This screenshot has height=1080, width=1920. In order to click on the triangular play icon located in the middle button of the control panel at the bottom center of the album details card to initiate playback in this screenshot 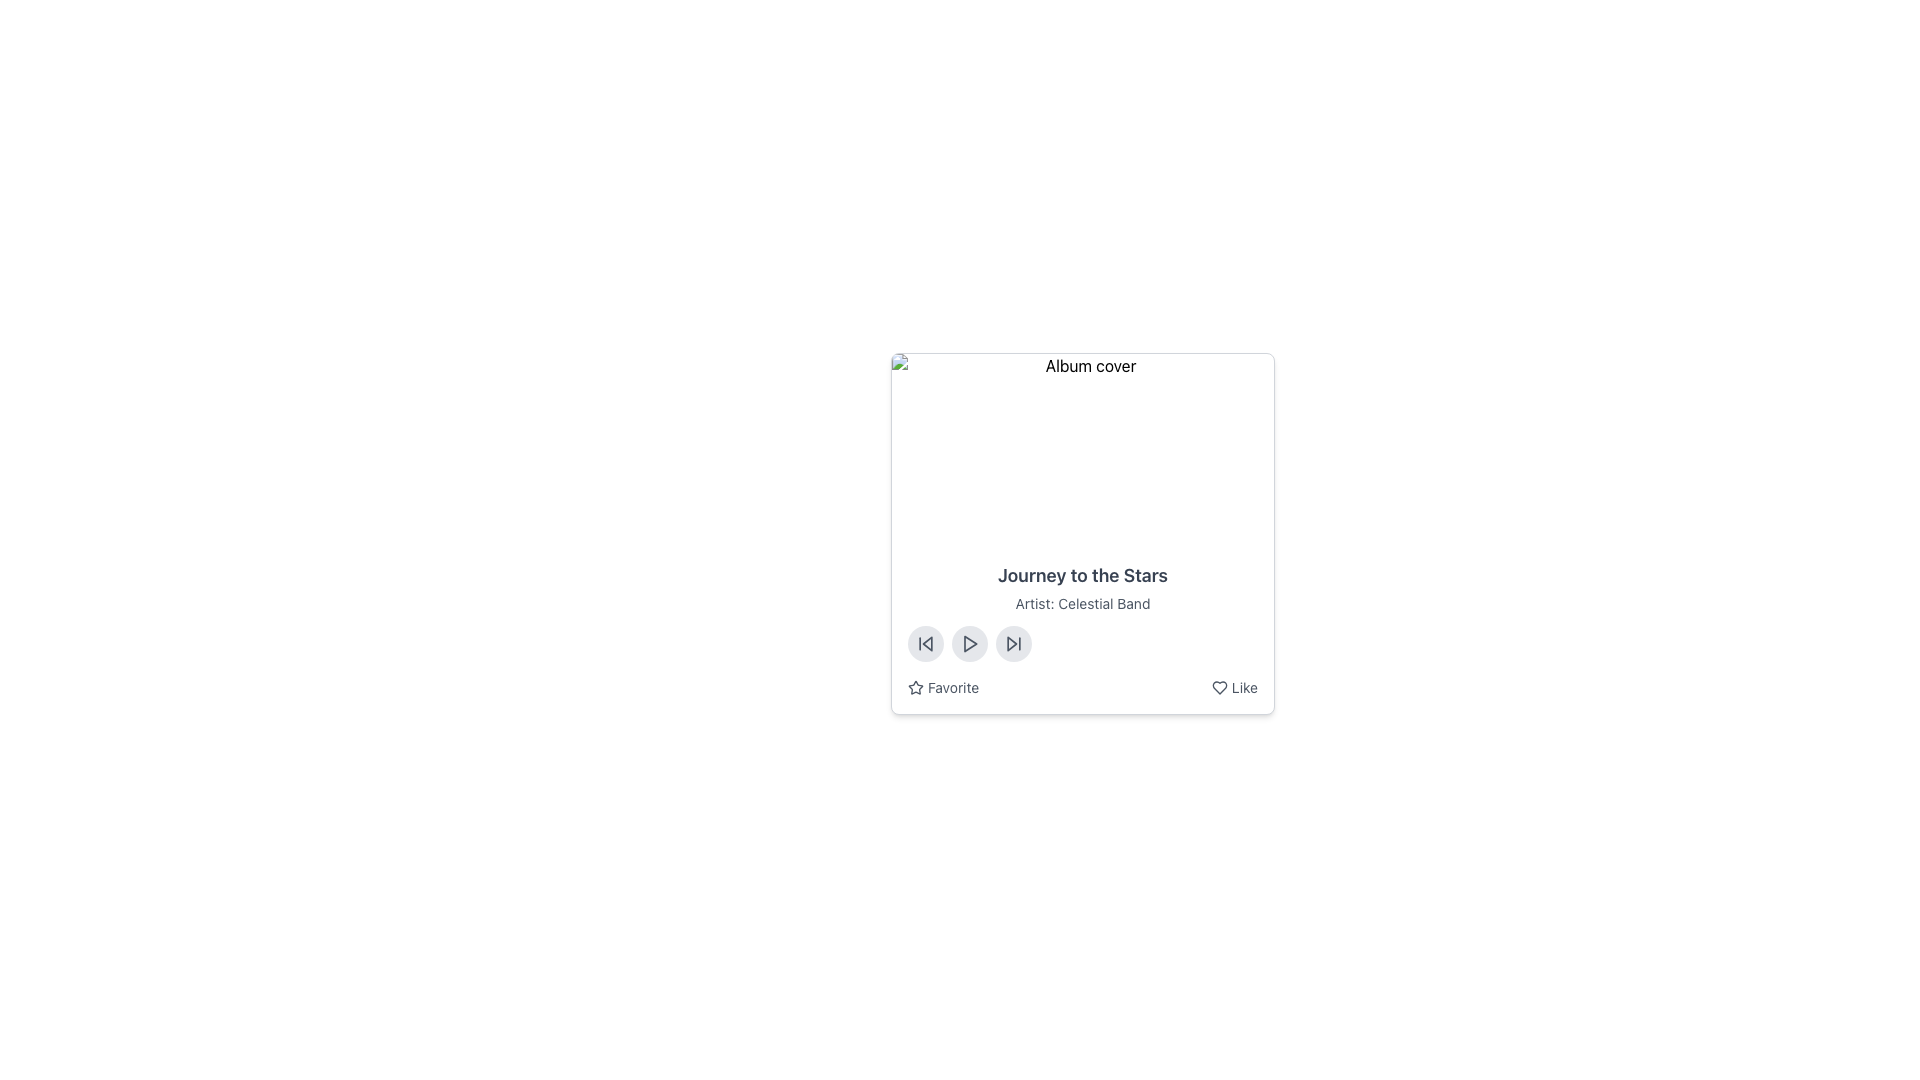, I will do `click(970, 644)`.